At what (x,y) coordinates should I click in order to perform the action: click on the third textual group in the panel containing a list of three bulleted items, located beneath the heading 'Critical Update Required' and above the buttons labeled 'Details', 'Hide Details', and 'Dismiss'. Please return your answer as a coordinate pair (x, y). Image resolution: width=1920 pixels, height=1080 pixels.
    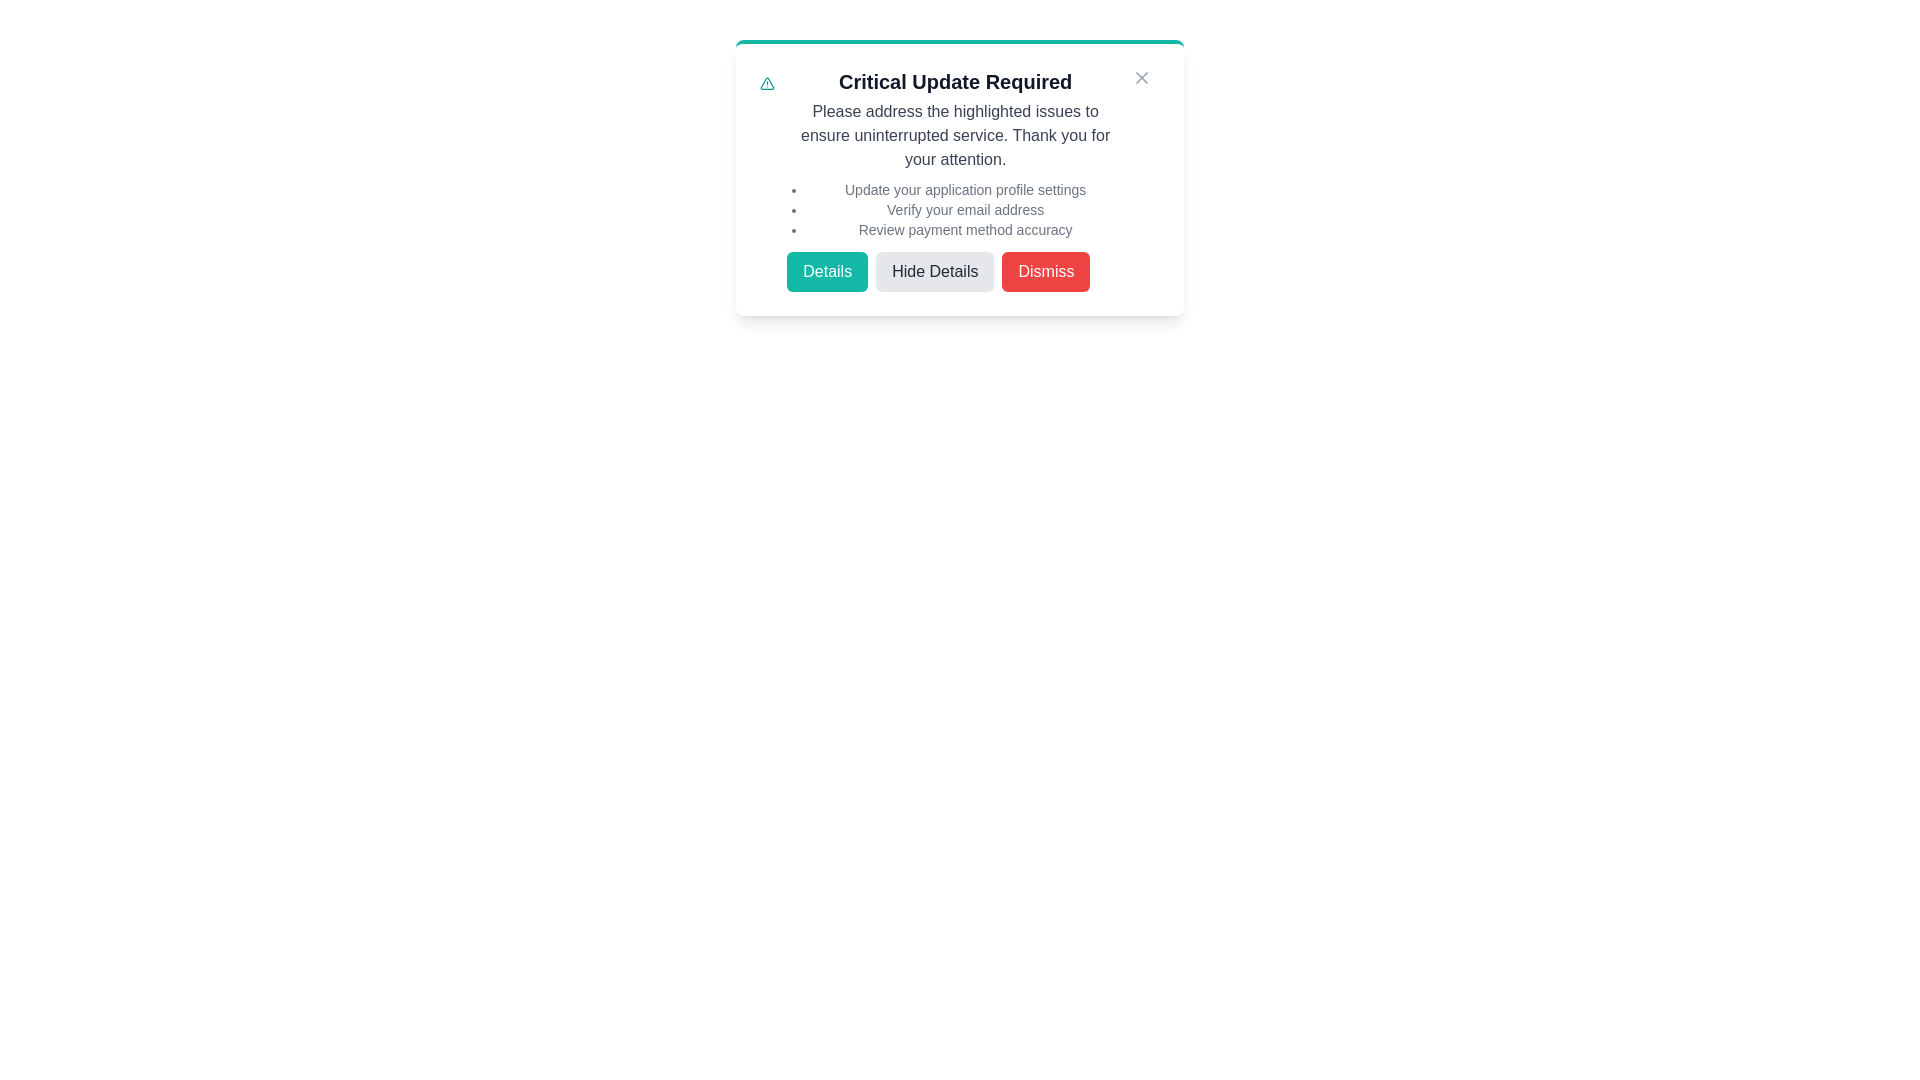
    Looking at the image, I should click on (960, 180).